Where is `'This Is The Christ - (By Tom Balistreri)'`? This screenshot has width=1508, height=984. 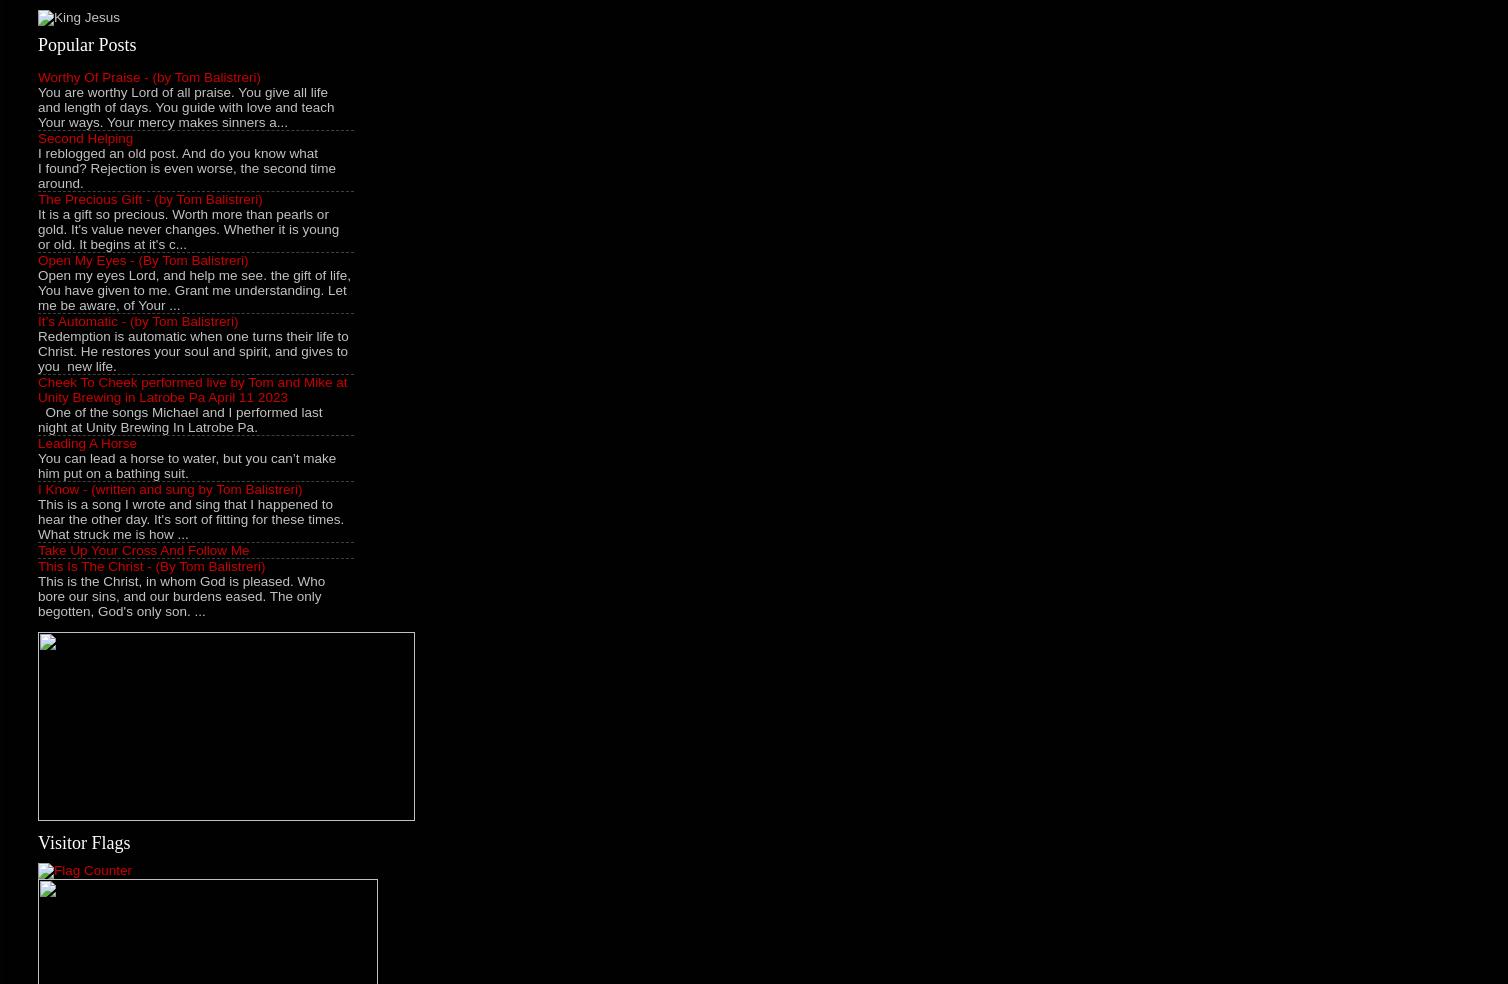
'This Is The Christ - (By Tom Balistreri)' is located at coordinates (151, 564).